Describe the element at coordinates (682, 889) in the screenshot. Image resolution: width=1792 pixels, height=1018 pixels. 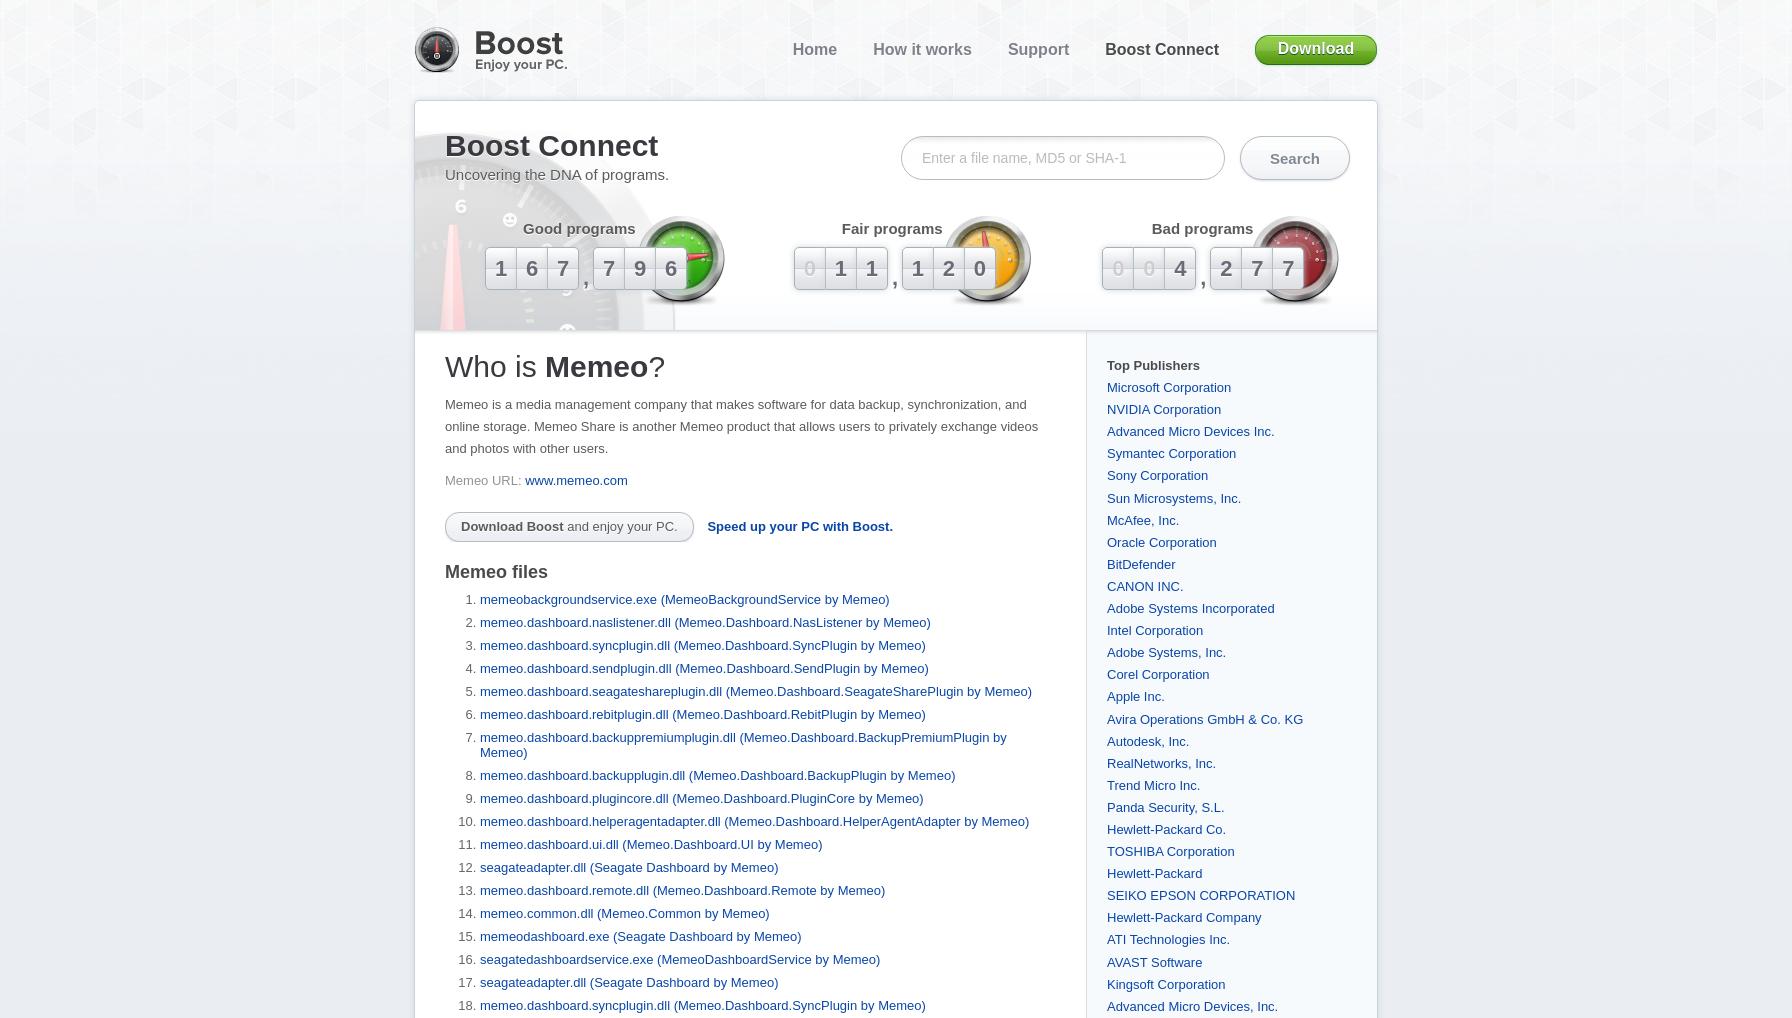
I see `'memeo.dashboard.remote.dll (Memeo.Dashboard.Remote by Memeo)'` at that location.